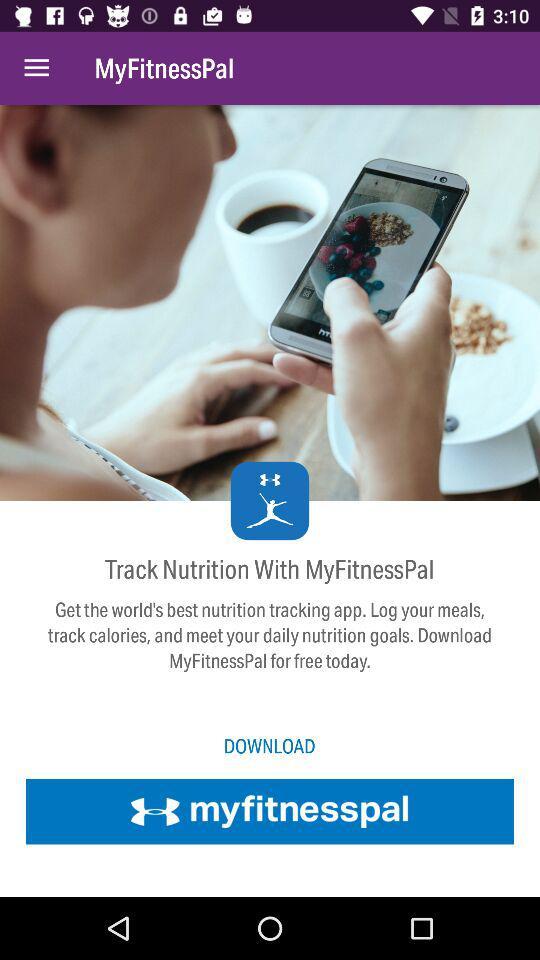 The width and height of the screenshot is (540, 960). What do you see at coordinates (270, 811) in the screenshot?
I see `myfitnesspal banner` at bounding box center [270, 811].